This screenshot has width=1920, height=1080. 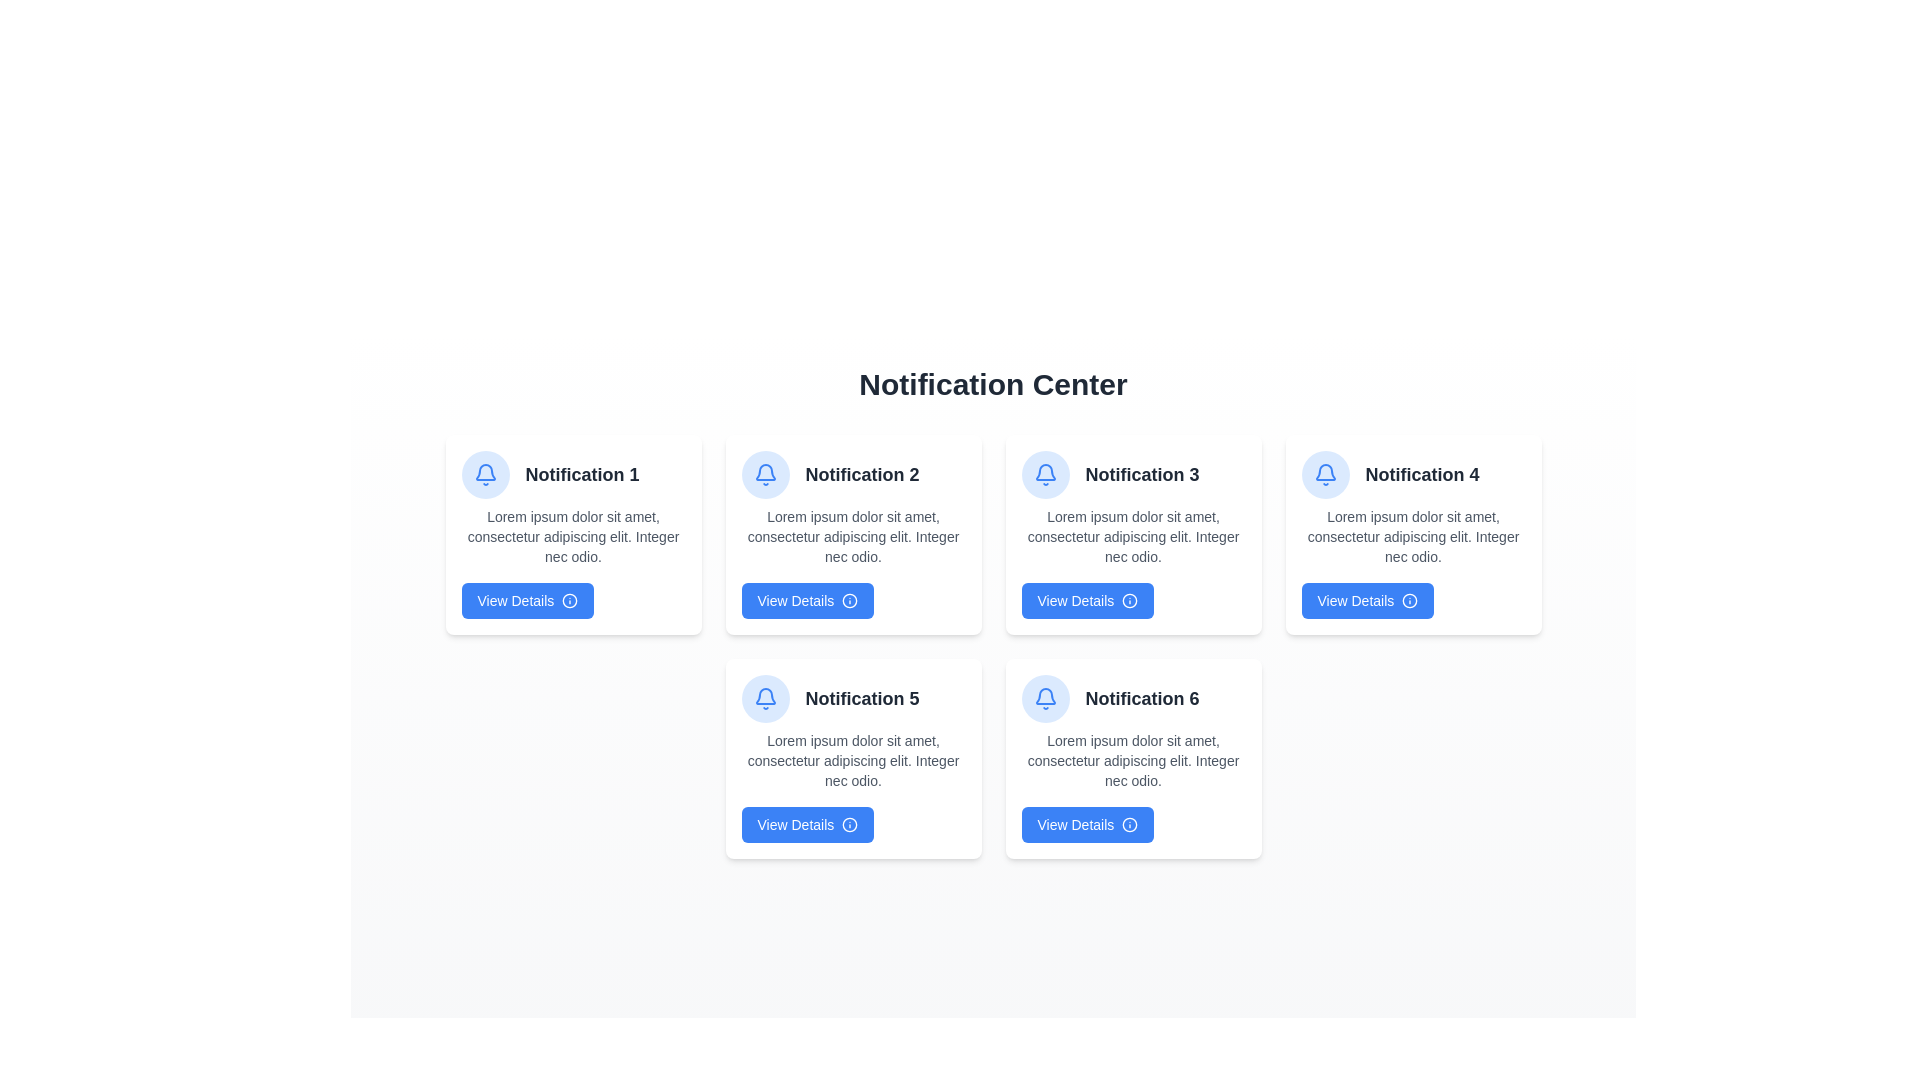 What do you see at coordinates (485, 474) in the screenshot?
I see `the circular notification icon with a light blue background and a central blue bell symbol, located at the top-left of the card labeled 'Notification 1'` at bounding box center [485, 474].